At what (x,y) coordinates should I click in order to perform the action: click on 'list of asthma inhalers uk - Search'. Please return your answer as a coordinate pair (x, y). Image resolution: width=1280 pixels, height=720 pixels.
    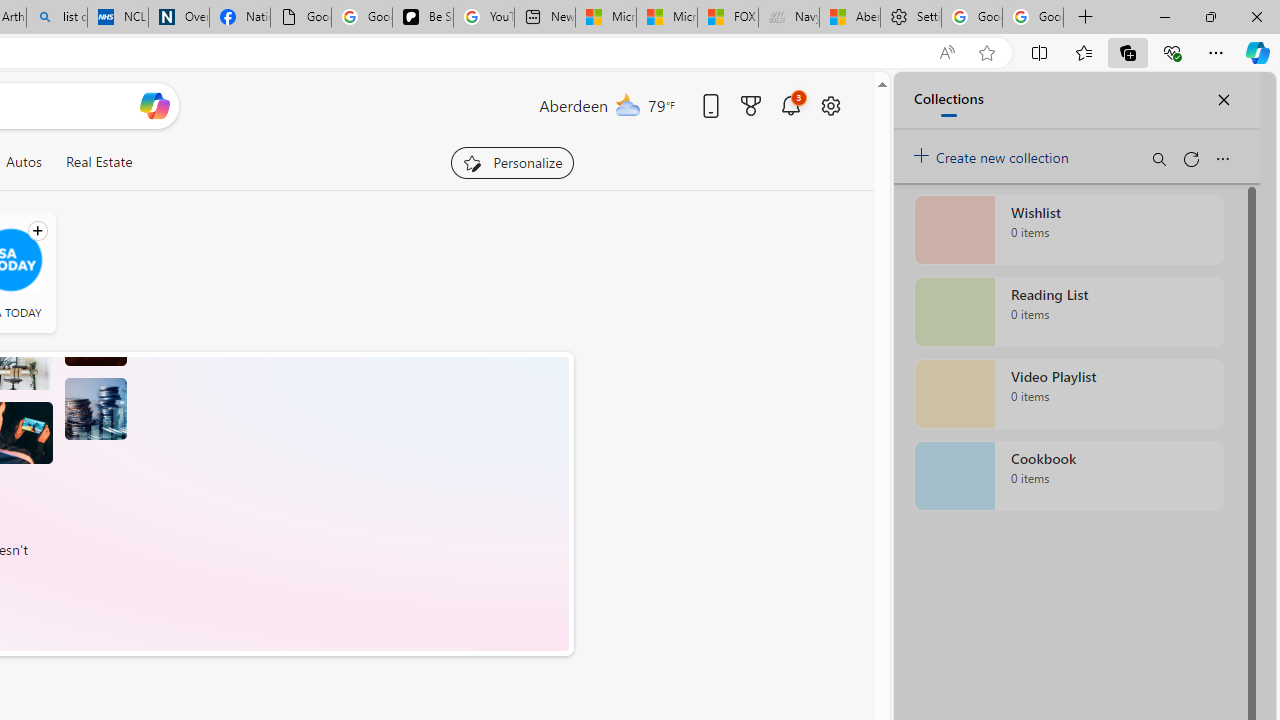
    Looking at the image, I should click on (56, 17).